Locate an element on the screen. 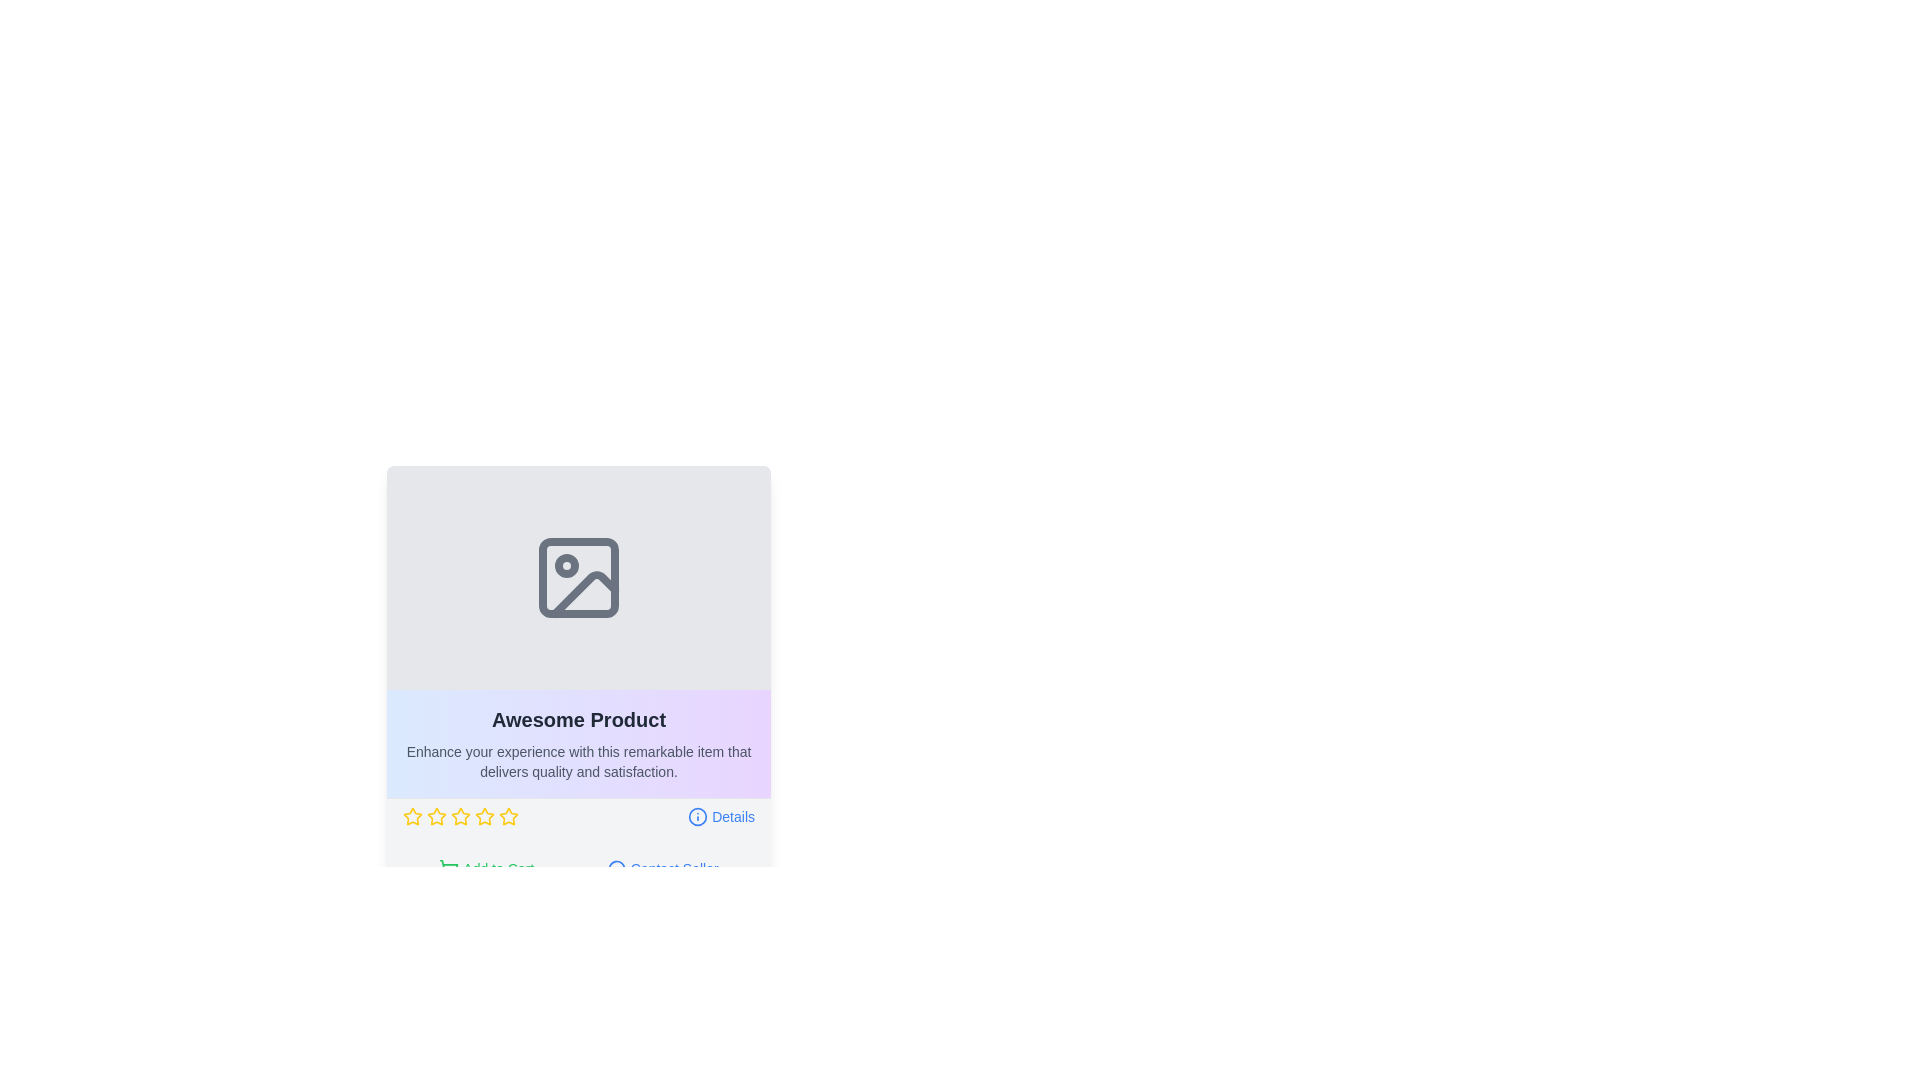 Image resolution: width=1920 pixels, height=1080 pixels. the third star icon in the 5-star rating component to rate this level is located at coordinates (484, 816).